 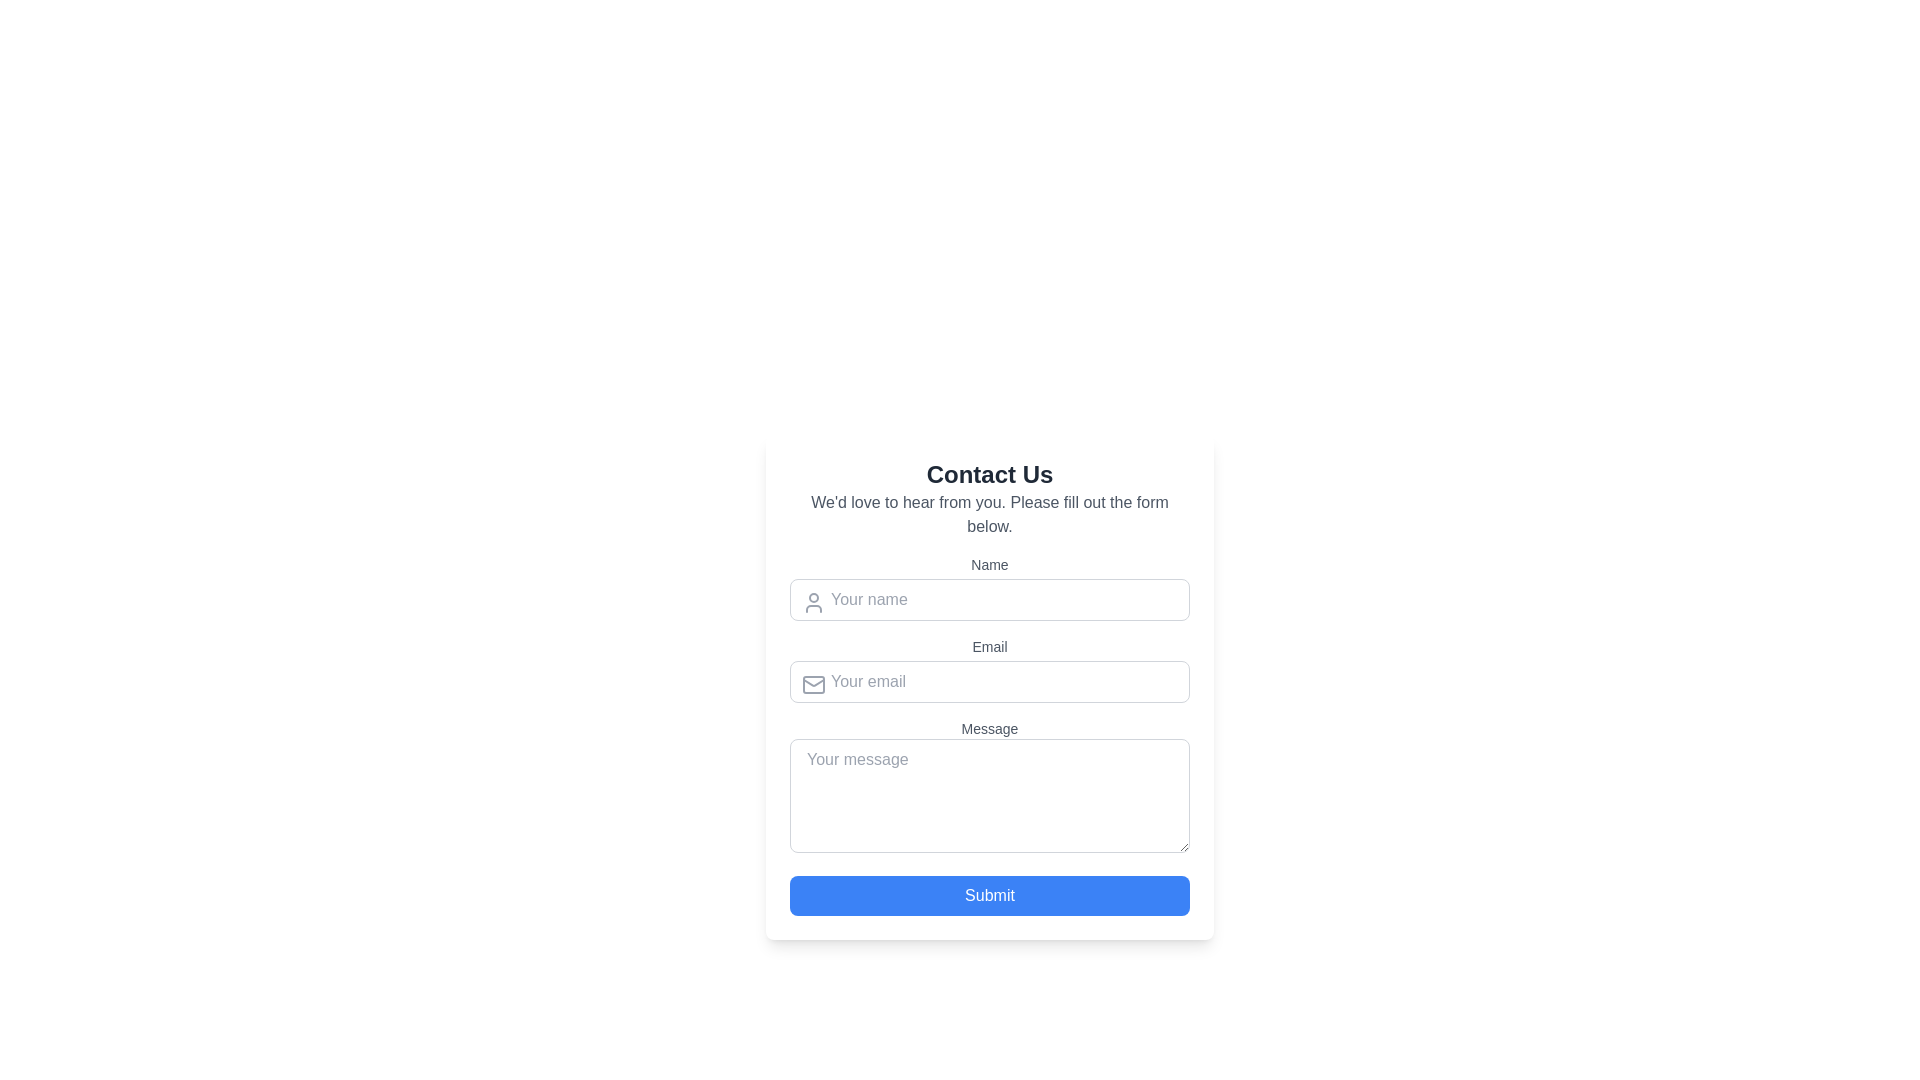 What do you see at coordinates (989, 686) in the screenshot?
I see `the 'Name' input field within the 'Contact Us' form panel` at bounding box center [989, 686].